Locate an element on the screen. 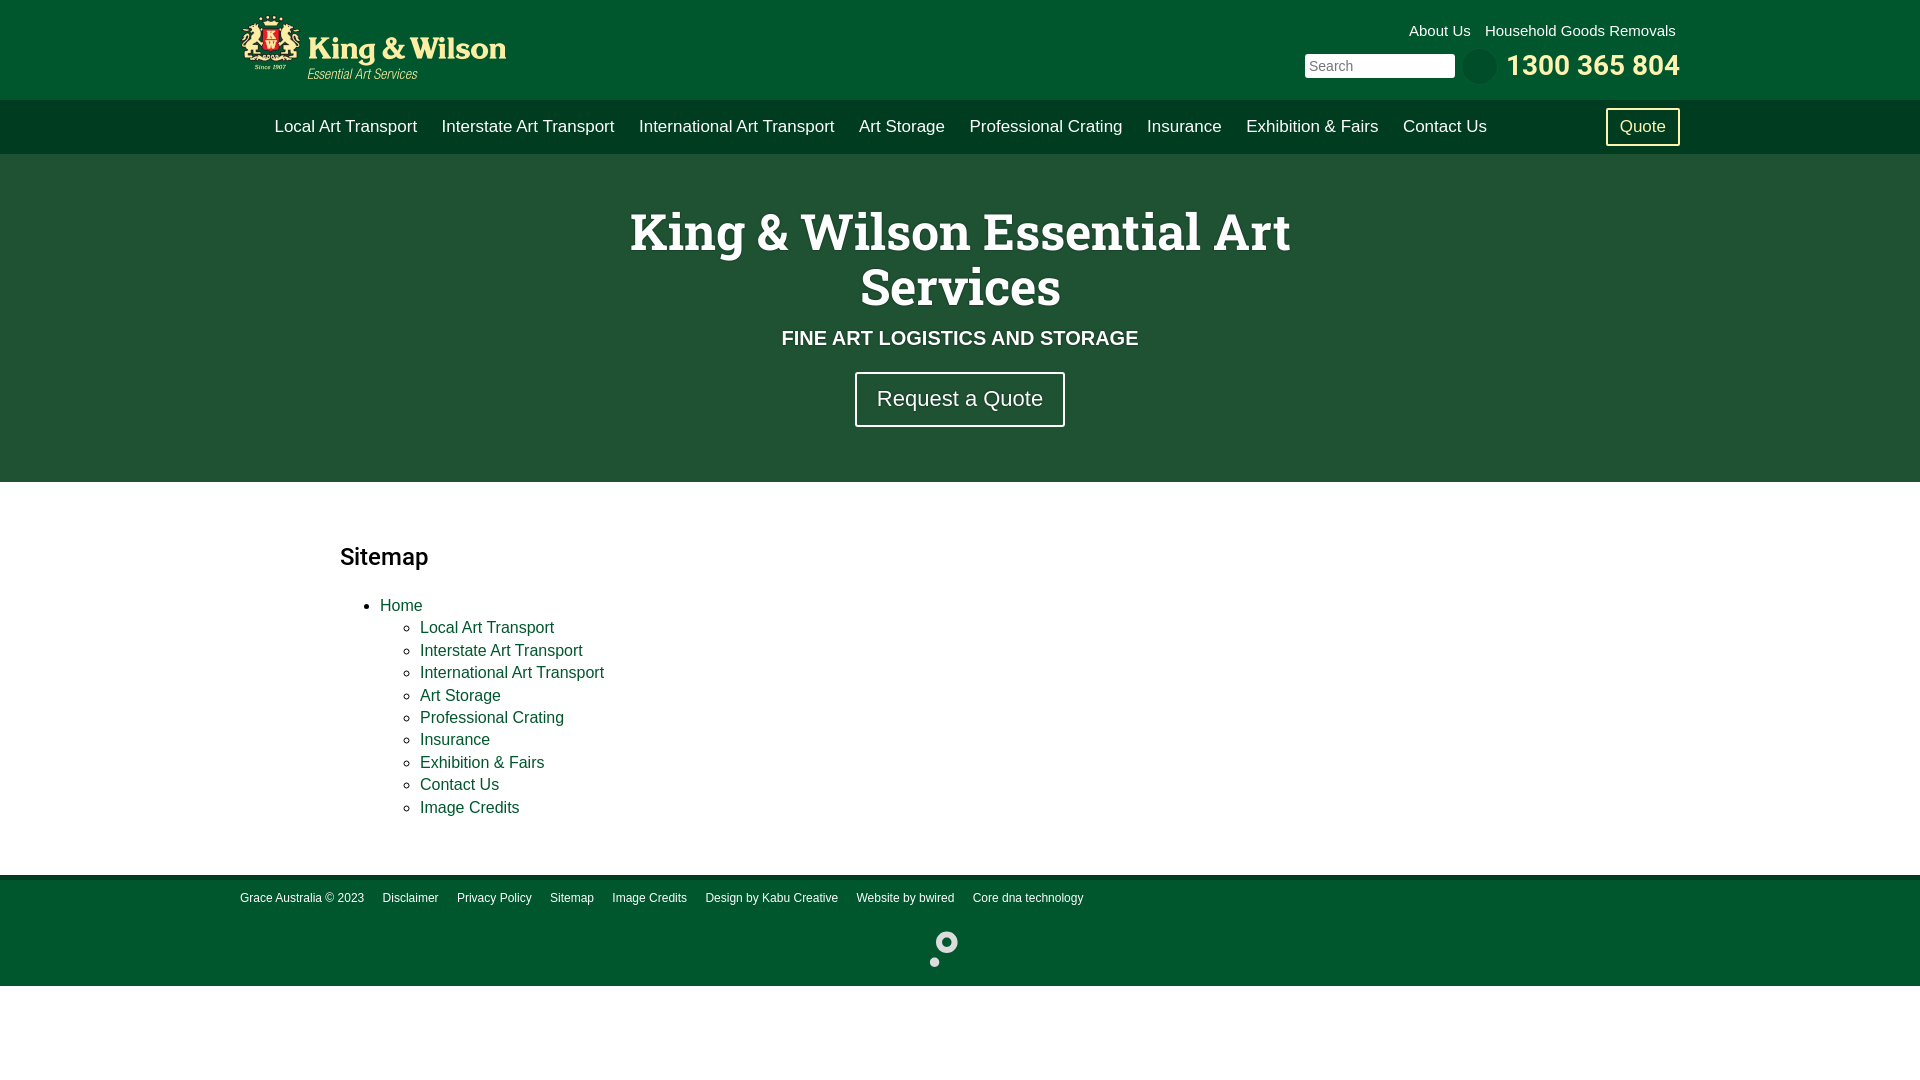  'About Us' is located at coordinates (1441, 30).